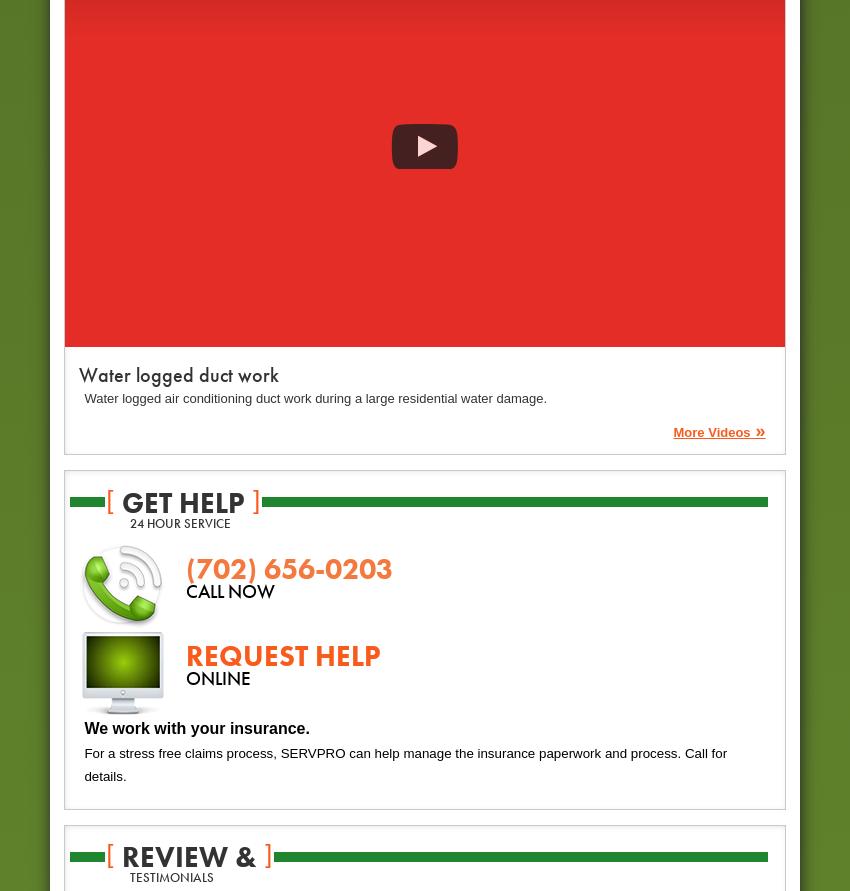 The height and width of the screenshot is (891, 850). I want to click on 'More Videos', so click(710, 431).